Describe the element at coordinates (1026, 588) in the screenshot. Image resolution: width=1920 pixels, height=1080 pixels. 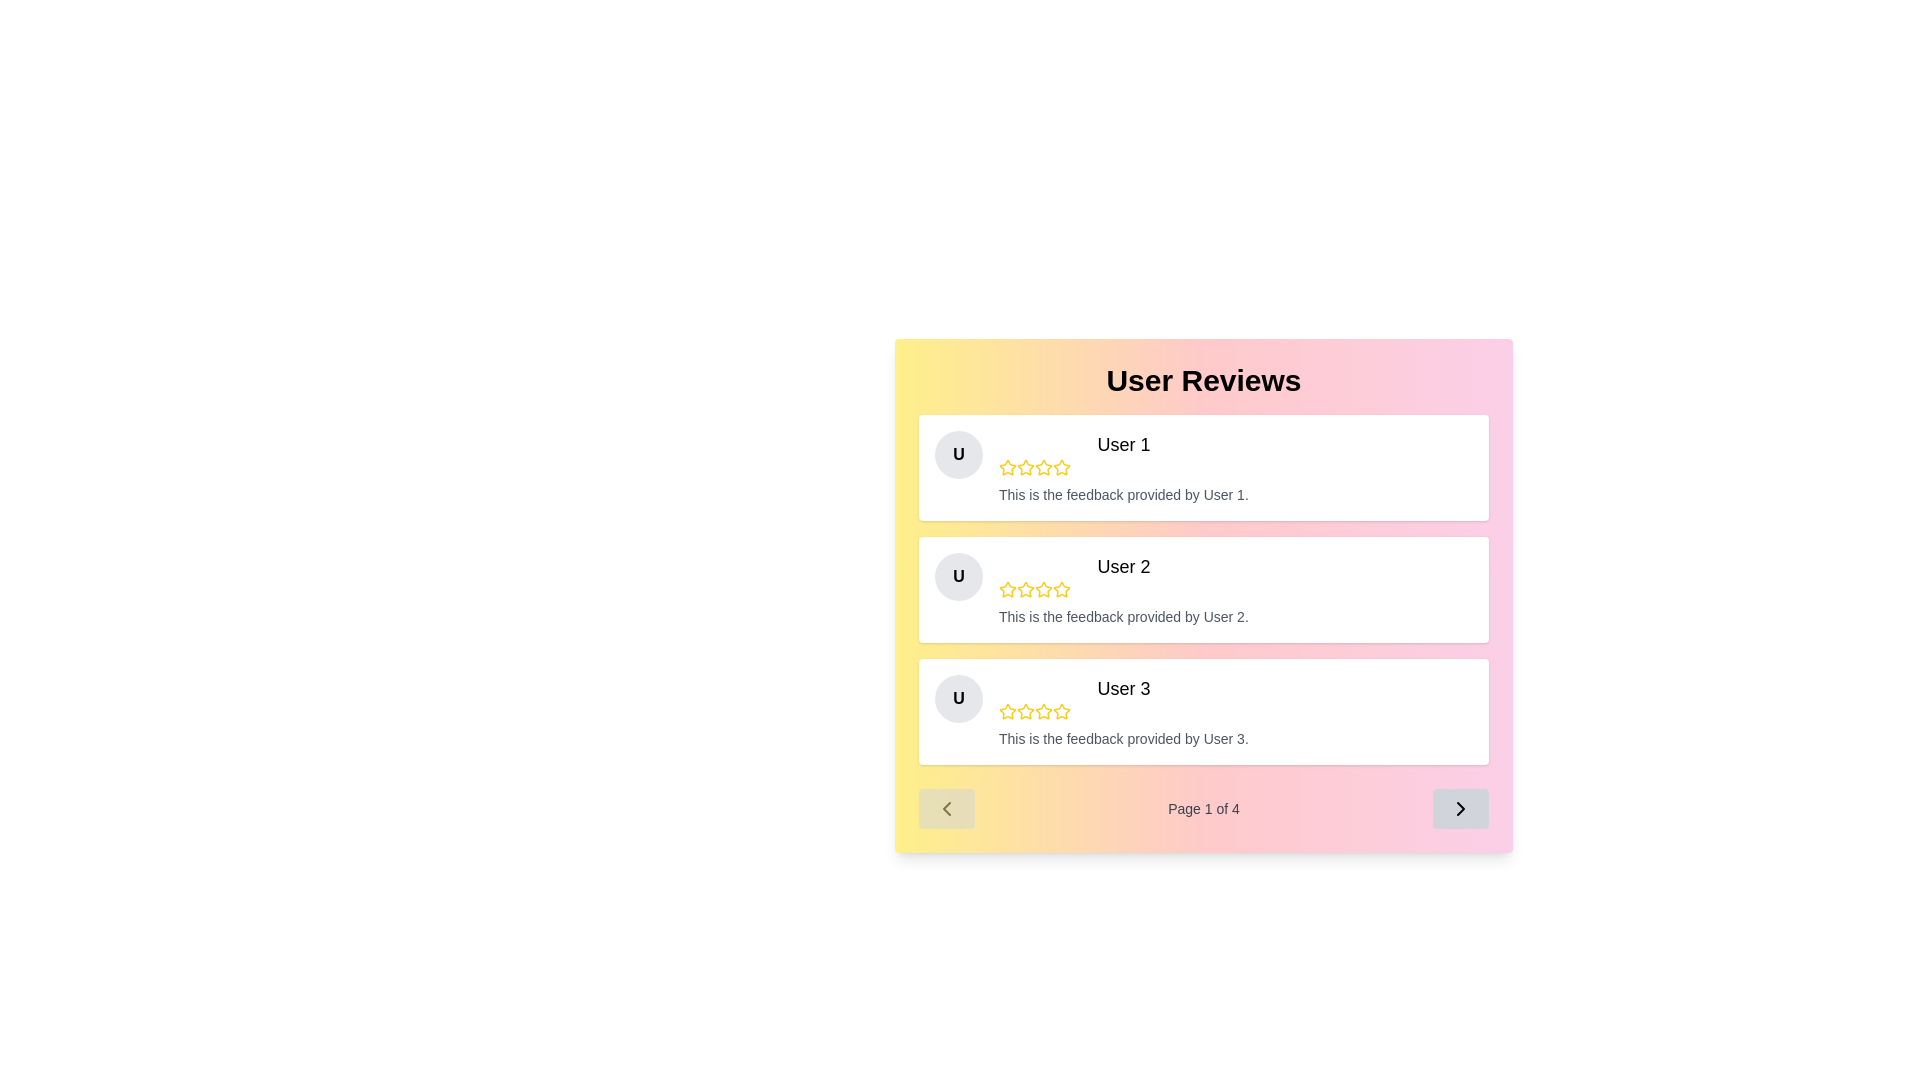
I see `the second star in the user review rating system for 'User 2' to rate it` at that location.